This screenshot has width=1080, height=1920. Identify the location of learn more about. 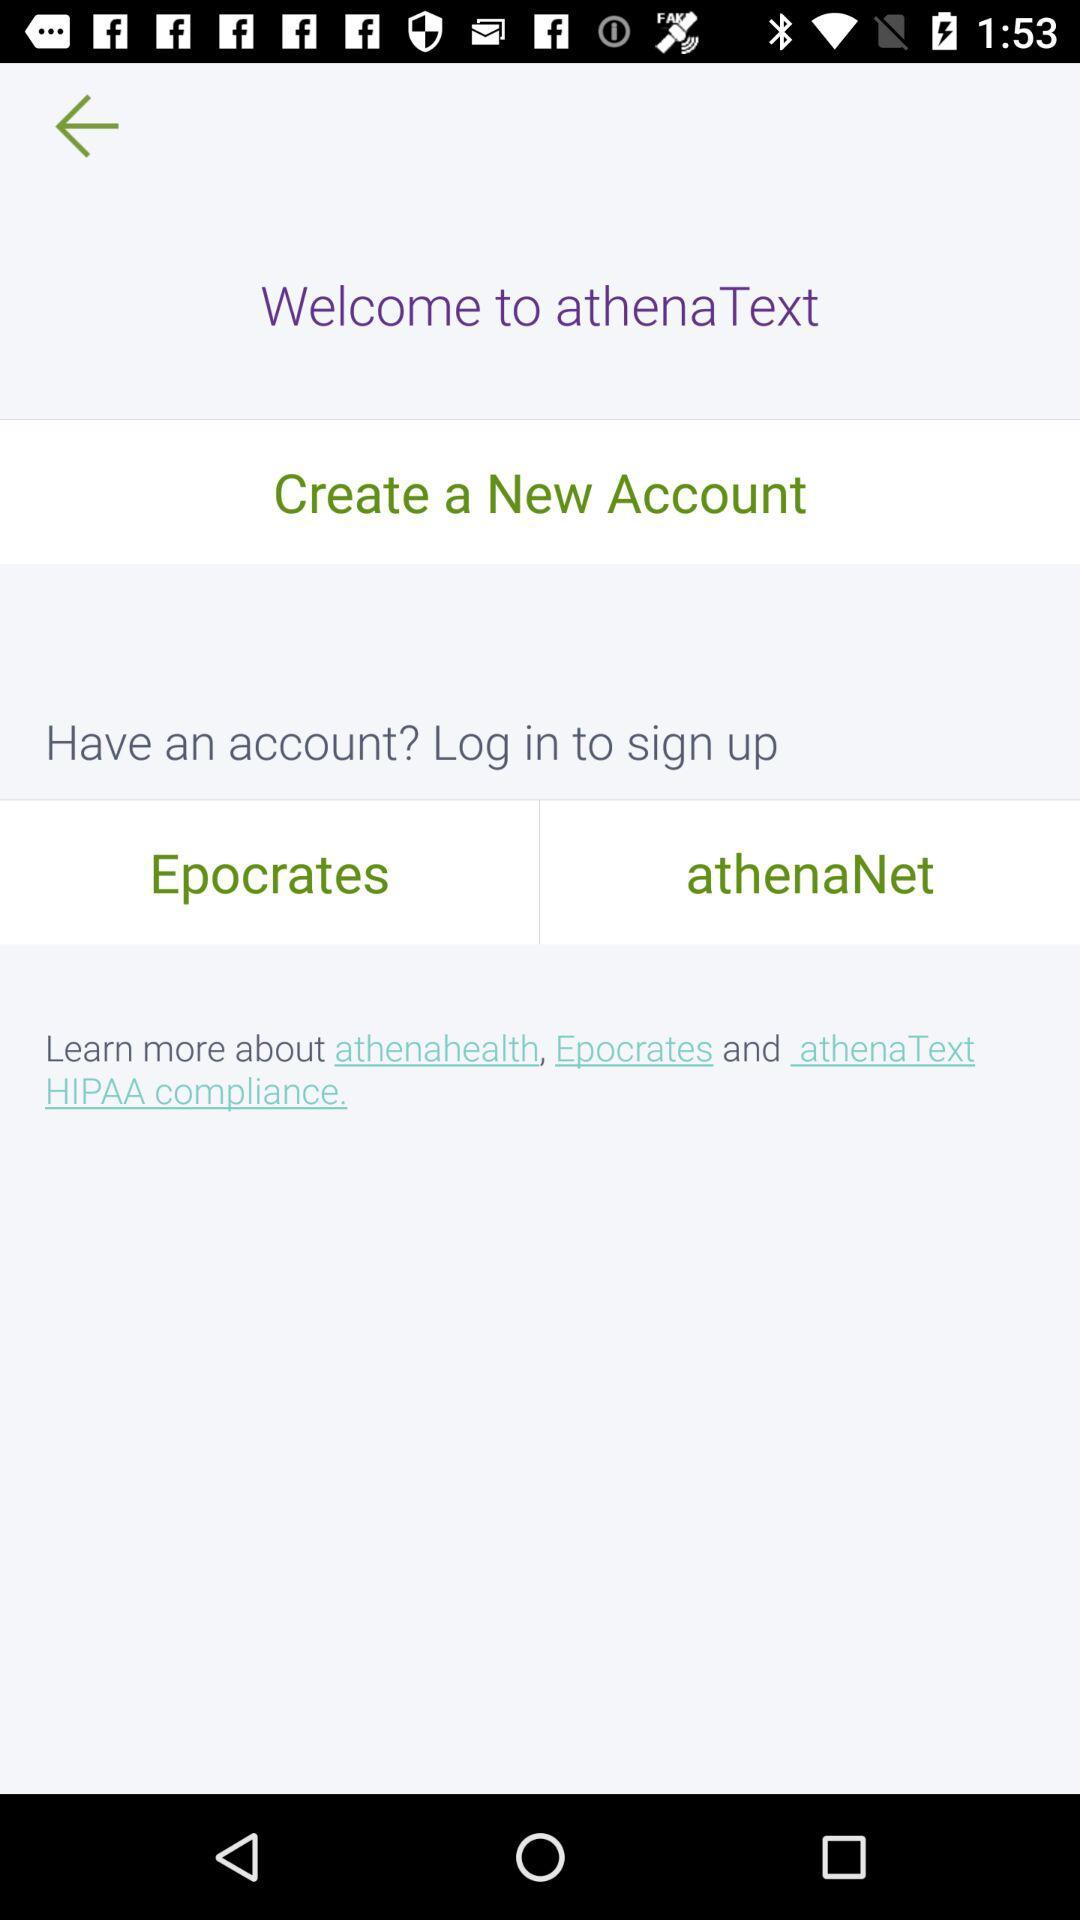
(540, 1067).